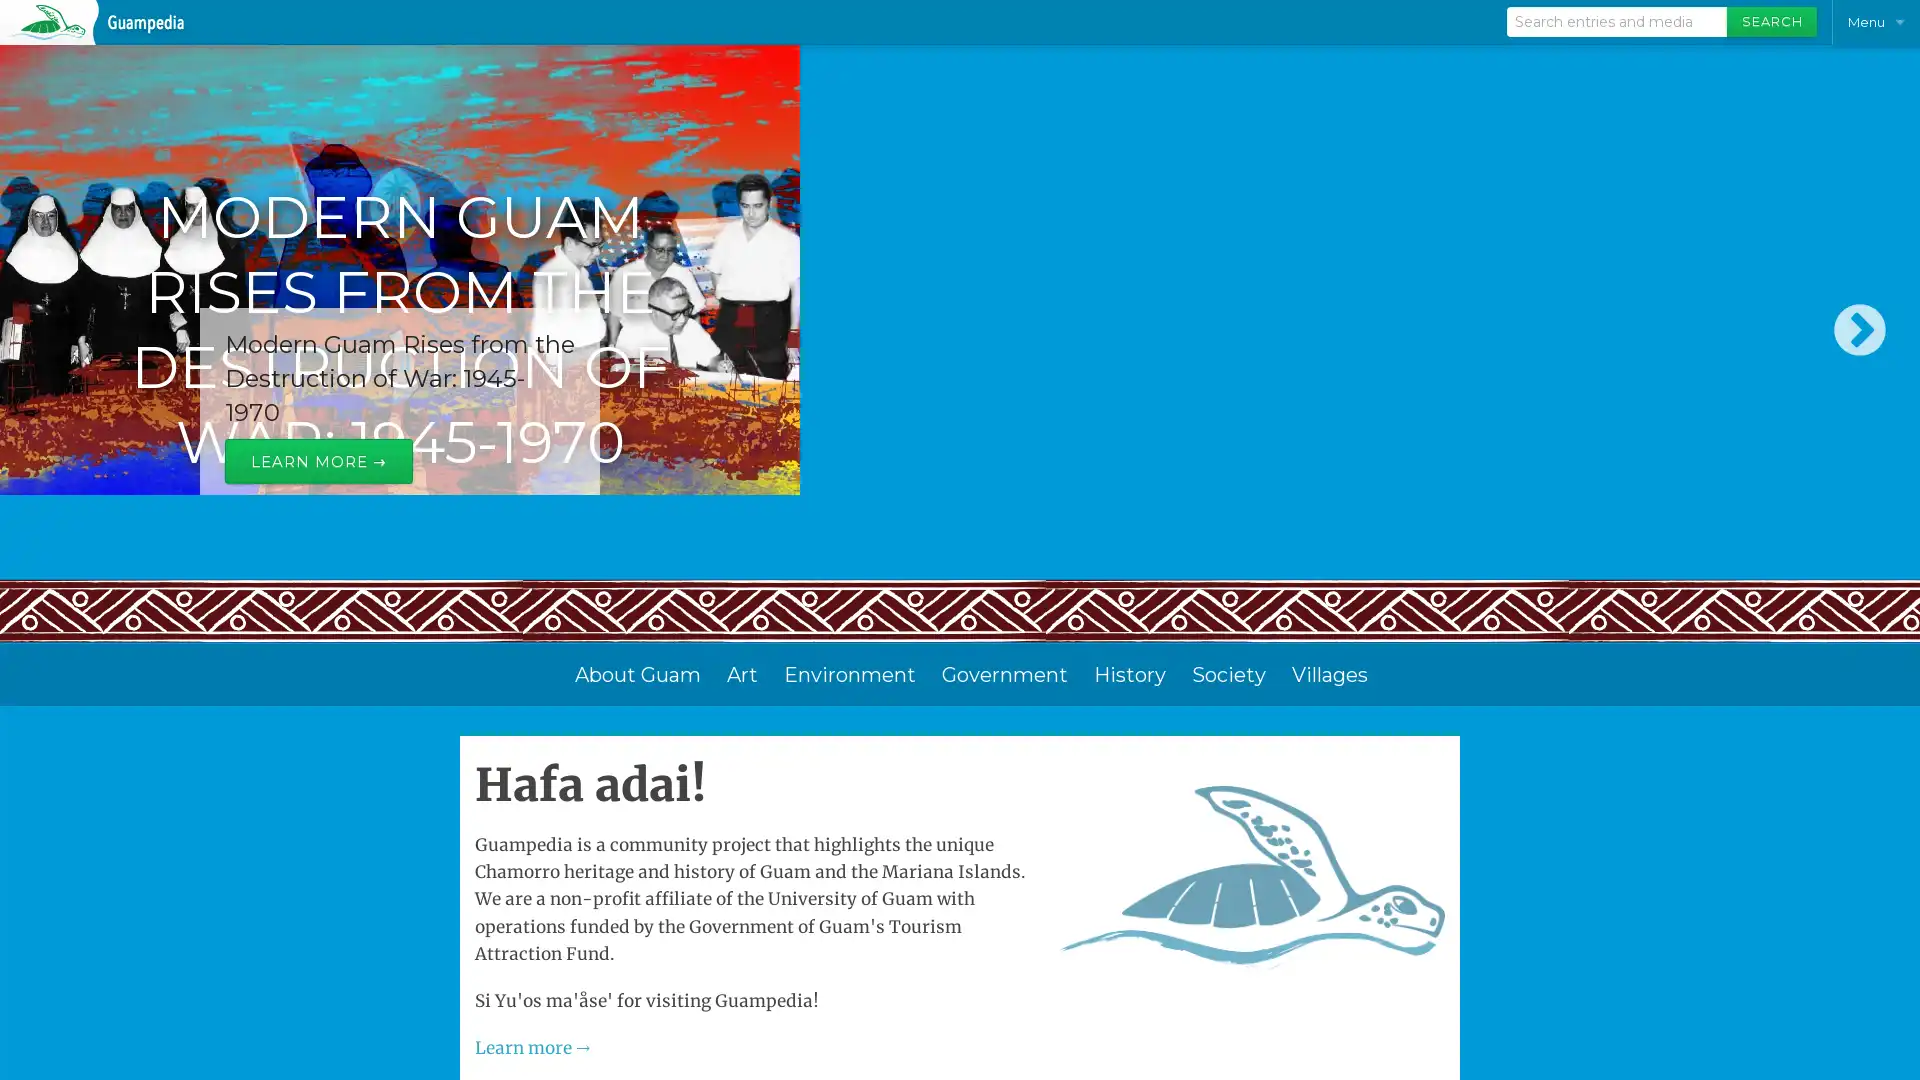  I want to click on Next, so click(1859, 370).